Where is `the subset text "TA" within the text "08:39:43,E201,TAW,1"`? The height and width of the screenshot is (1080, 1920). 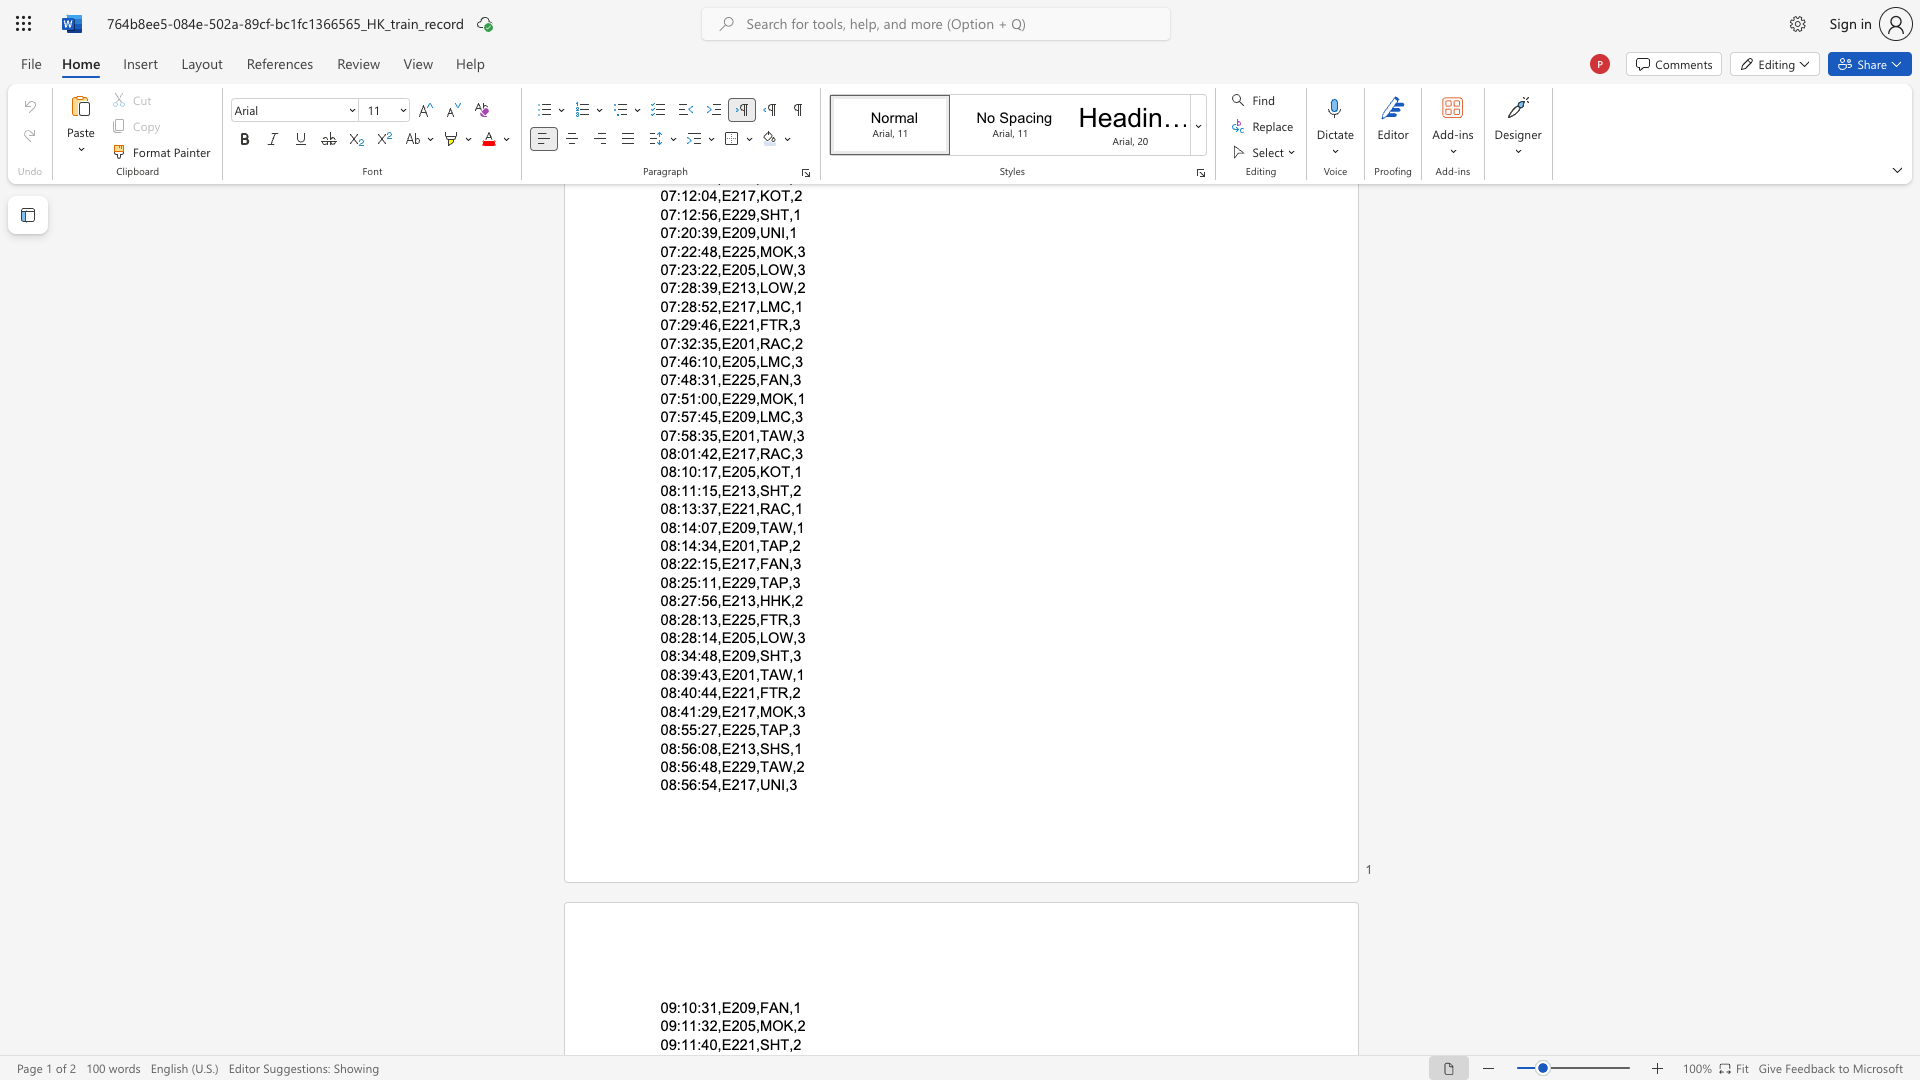 the subset text "TA" within the text "08:39:43,E201,TAW,1" is located at coordinates (758, 674).